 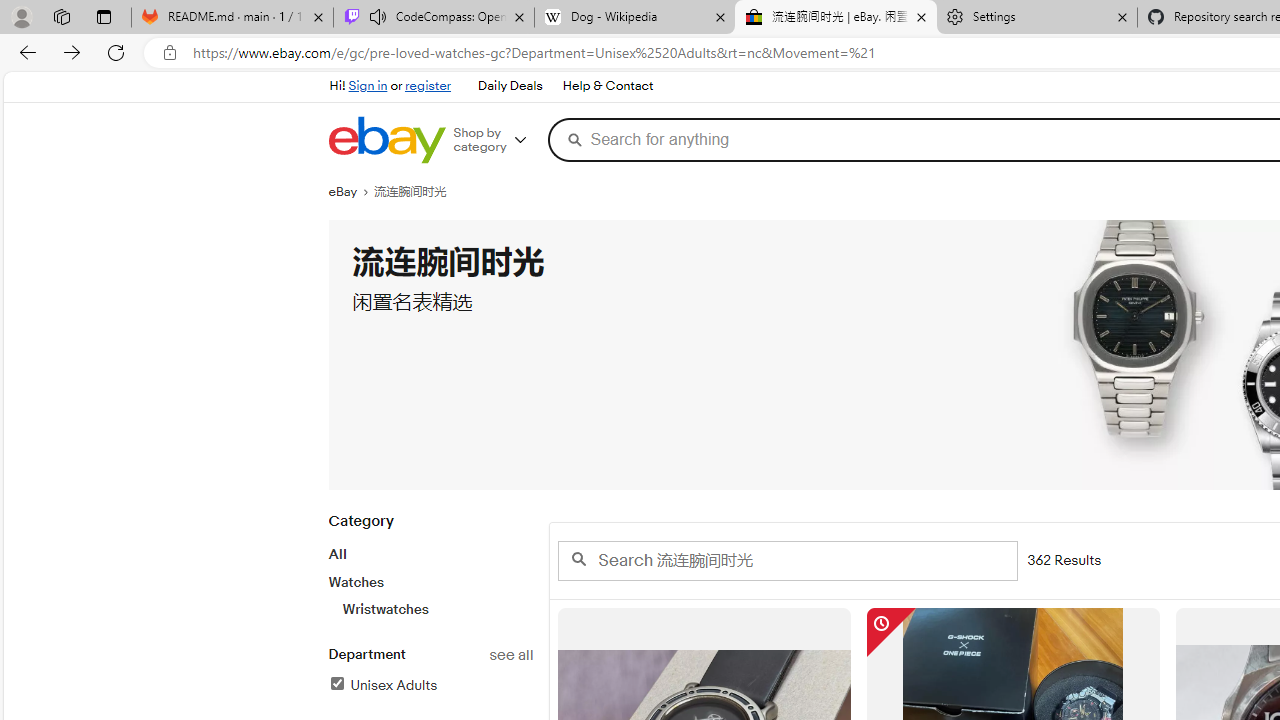 What do you see at coordinates (337, 554) in the screenshot?
I see `'All'` at bounding box center [337, 554].